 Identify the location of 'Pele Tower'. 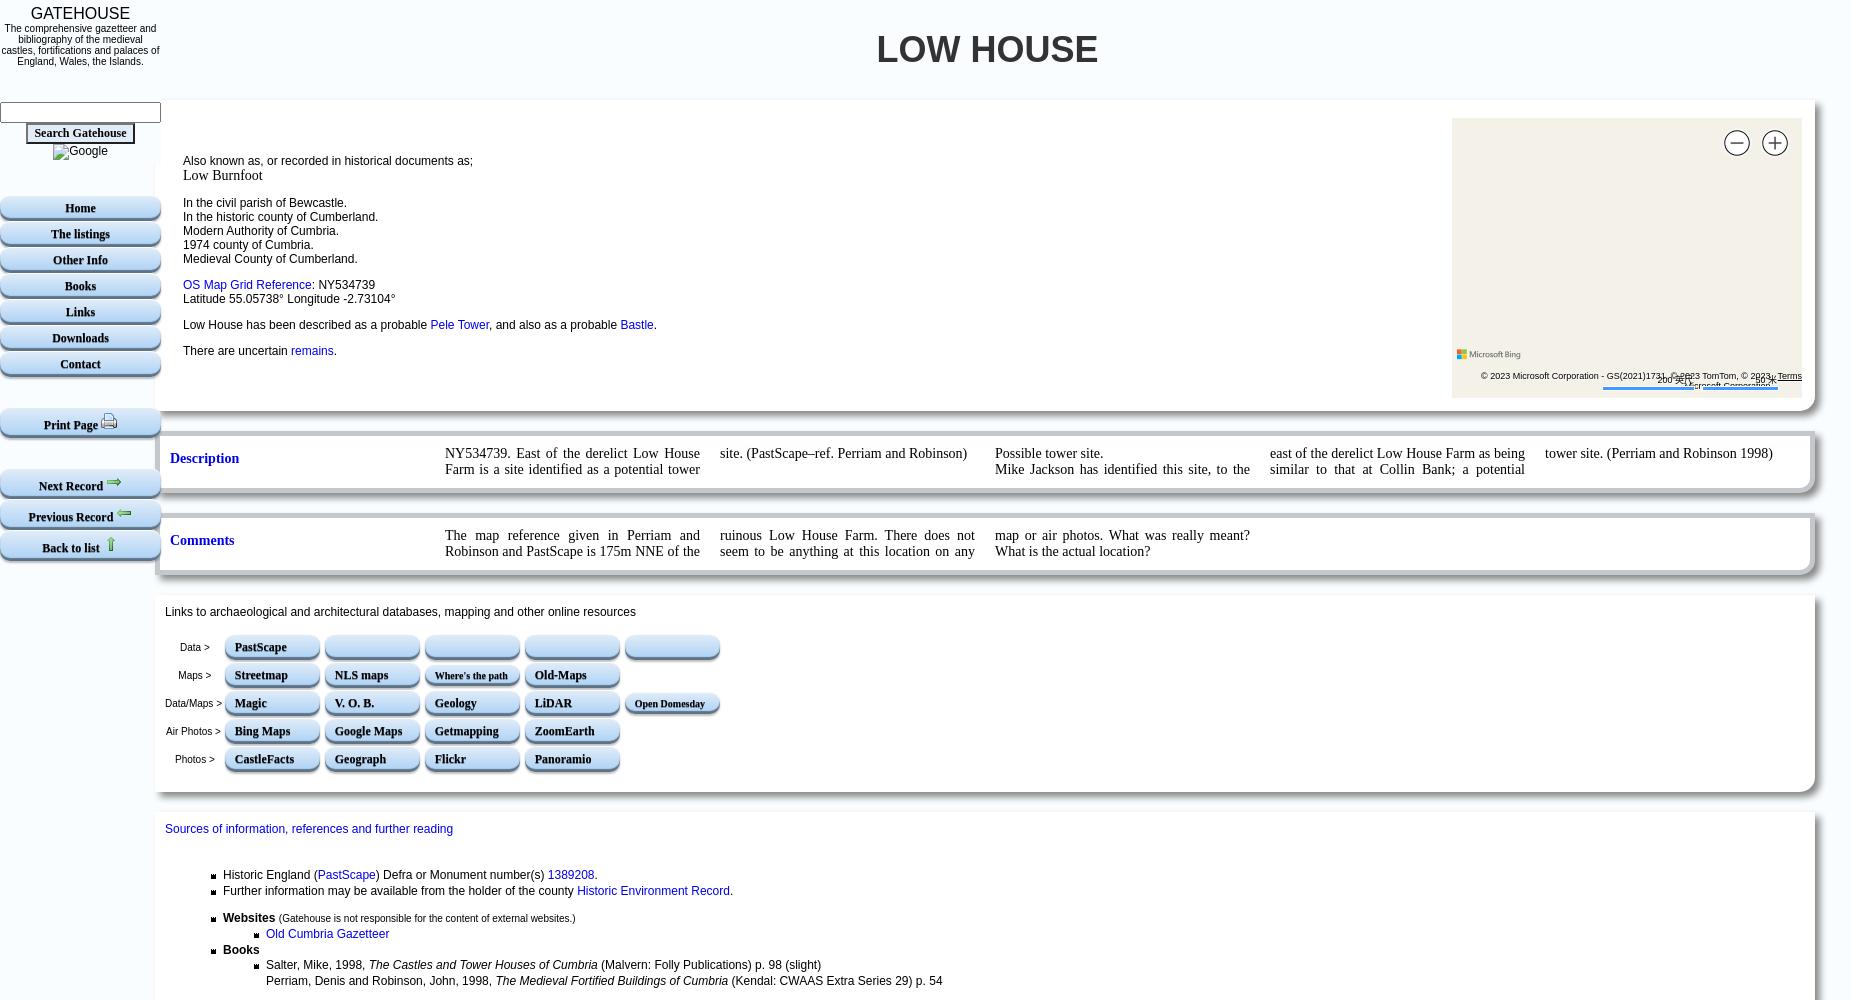
(457, 323).